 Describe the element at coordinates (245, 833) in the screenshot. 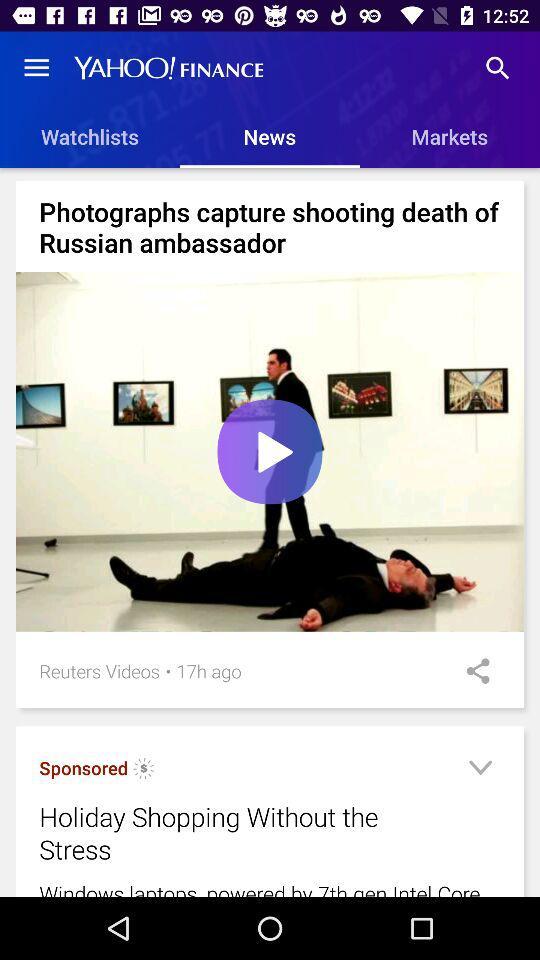

I see `holiday shopping without` at that location.